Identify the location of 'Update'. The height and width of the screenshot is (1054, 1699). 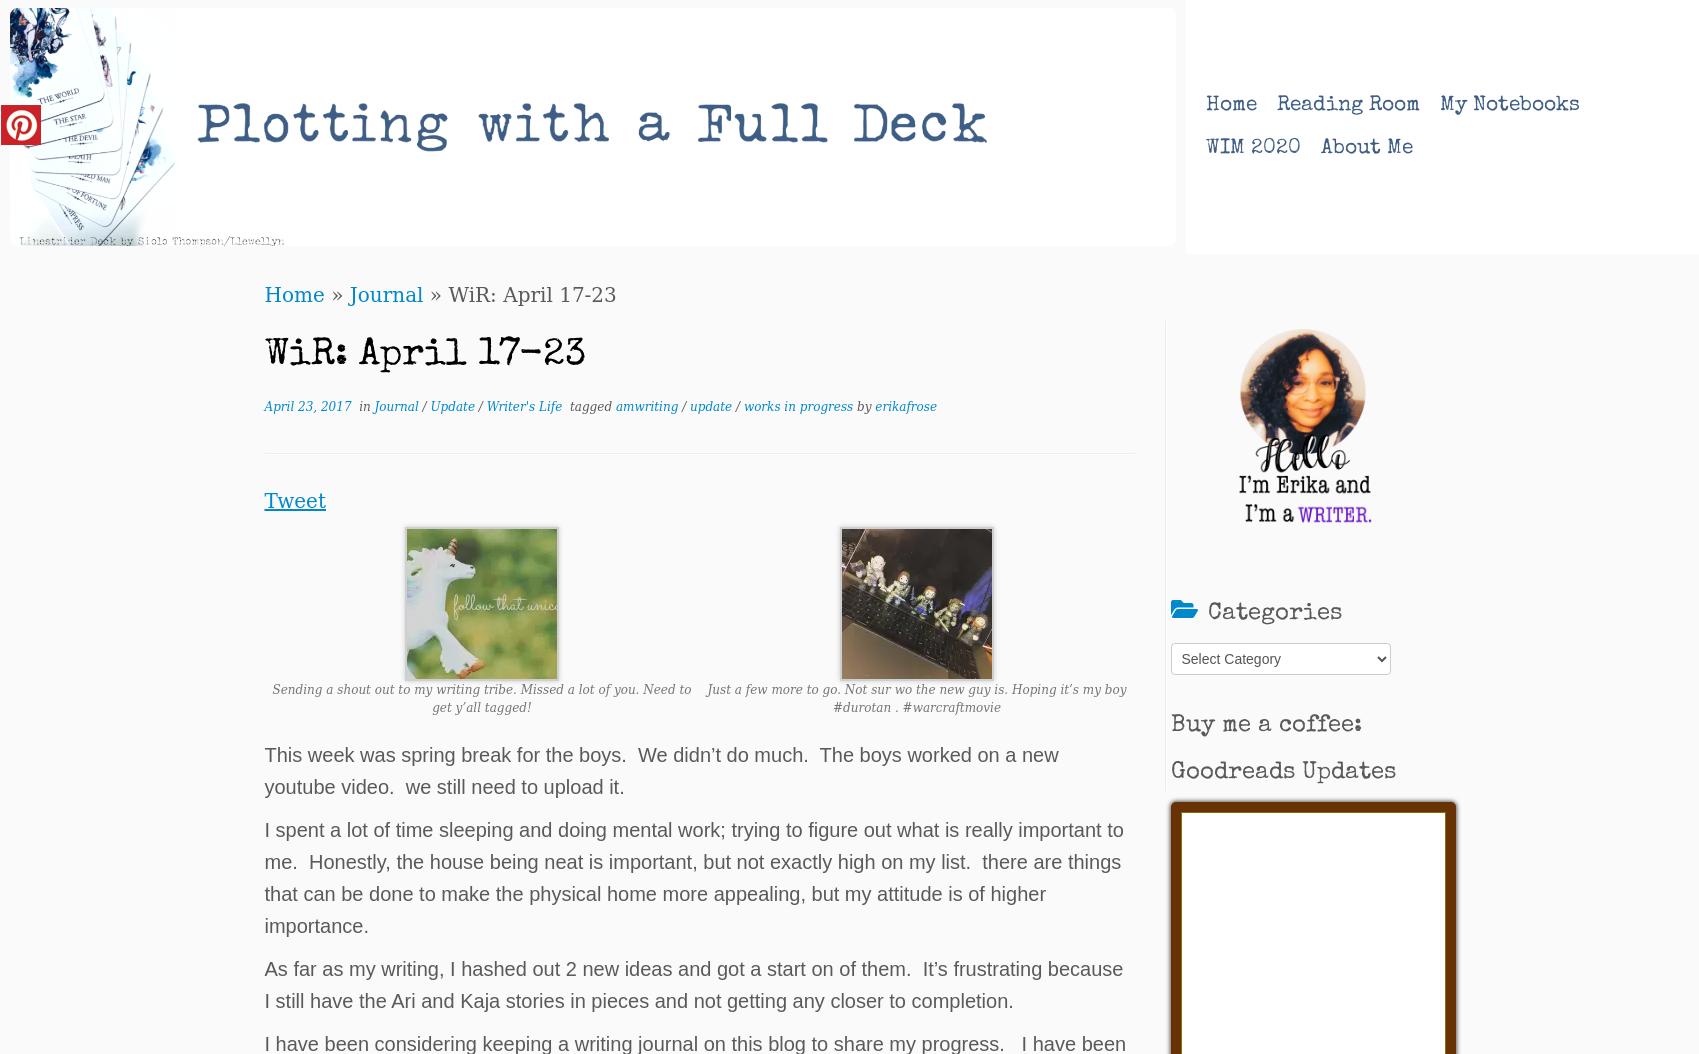
(430, 405).